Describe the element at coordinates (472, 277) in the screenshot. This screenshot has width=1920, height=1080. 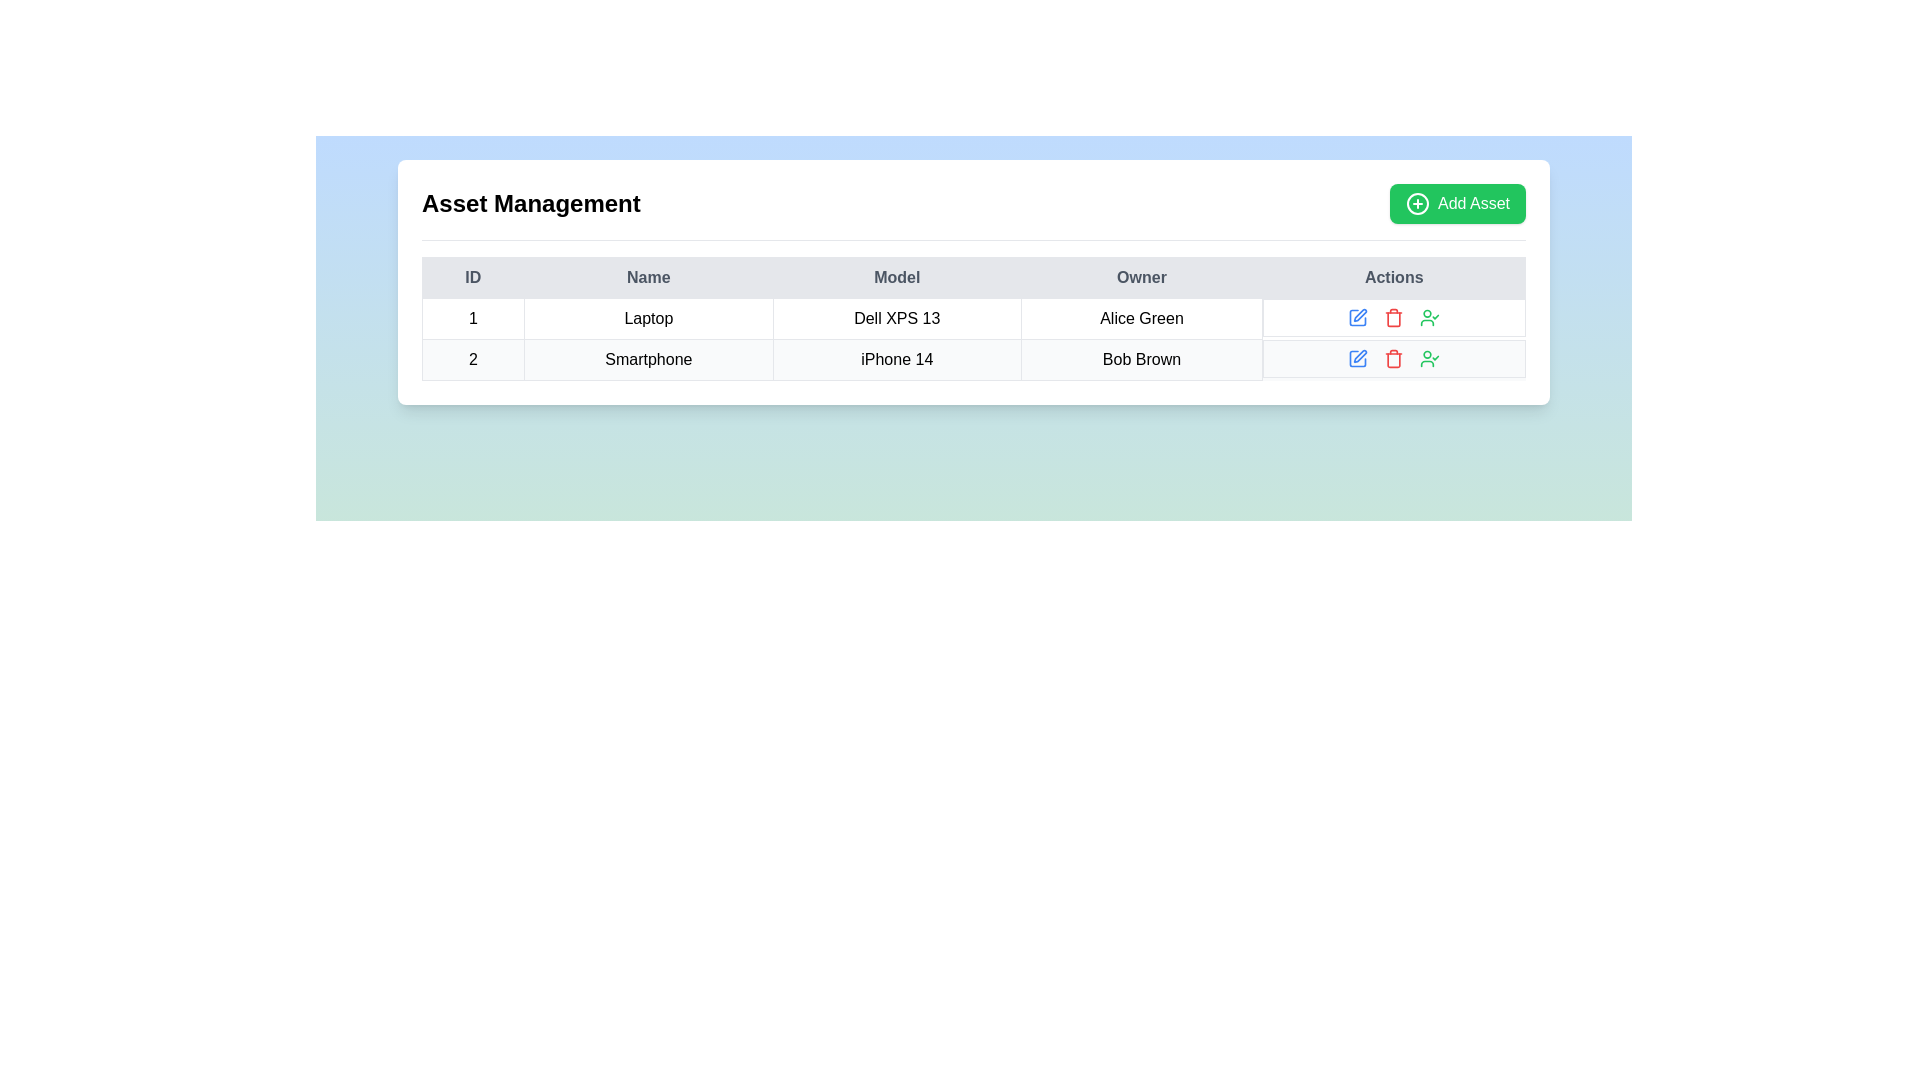
I see `the Table Header Cell that contains the text 'ID', which is bold and centrally aligned within a structured light background cell` at that location.